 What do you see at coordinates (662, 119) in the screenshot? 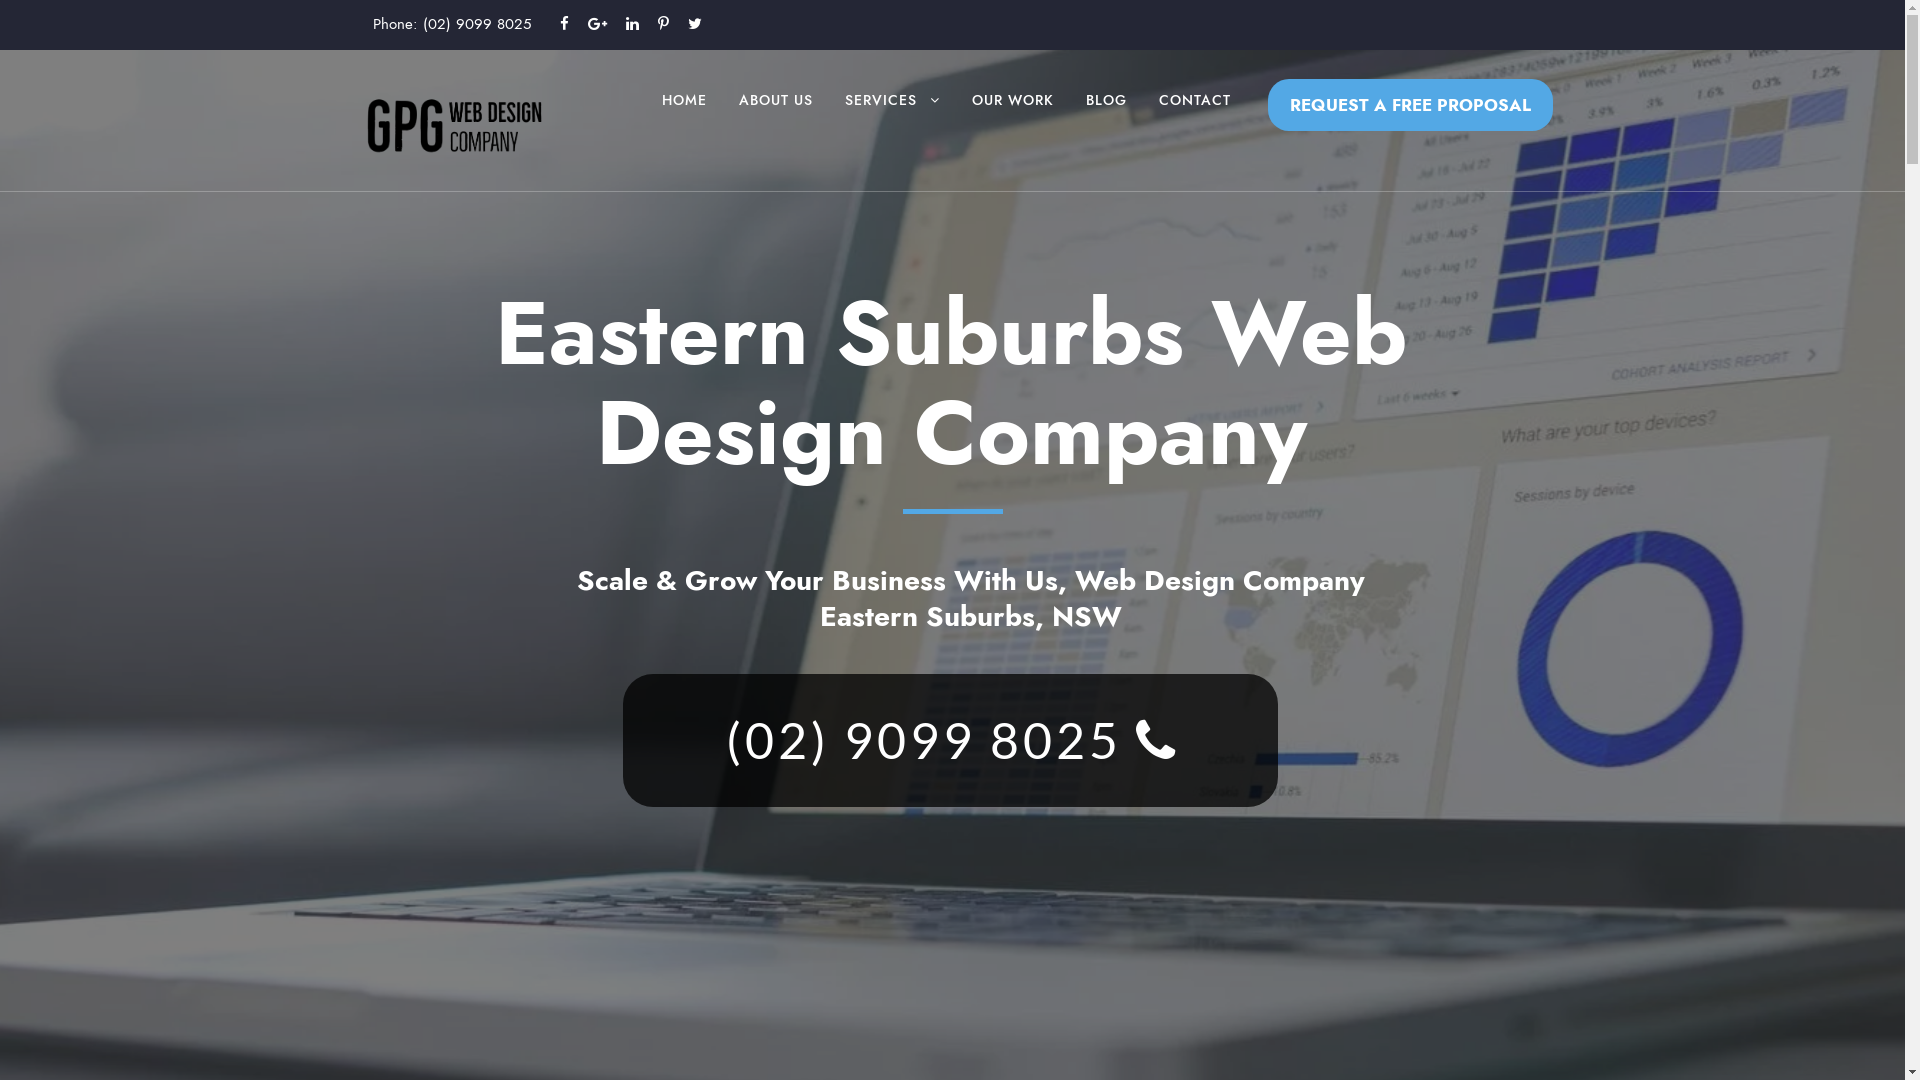
I see `'HOME'` at bounding box center [662, 119].